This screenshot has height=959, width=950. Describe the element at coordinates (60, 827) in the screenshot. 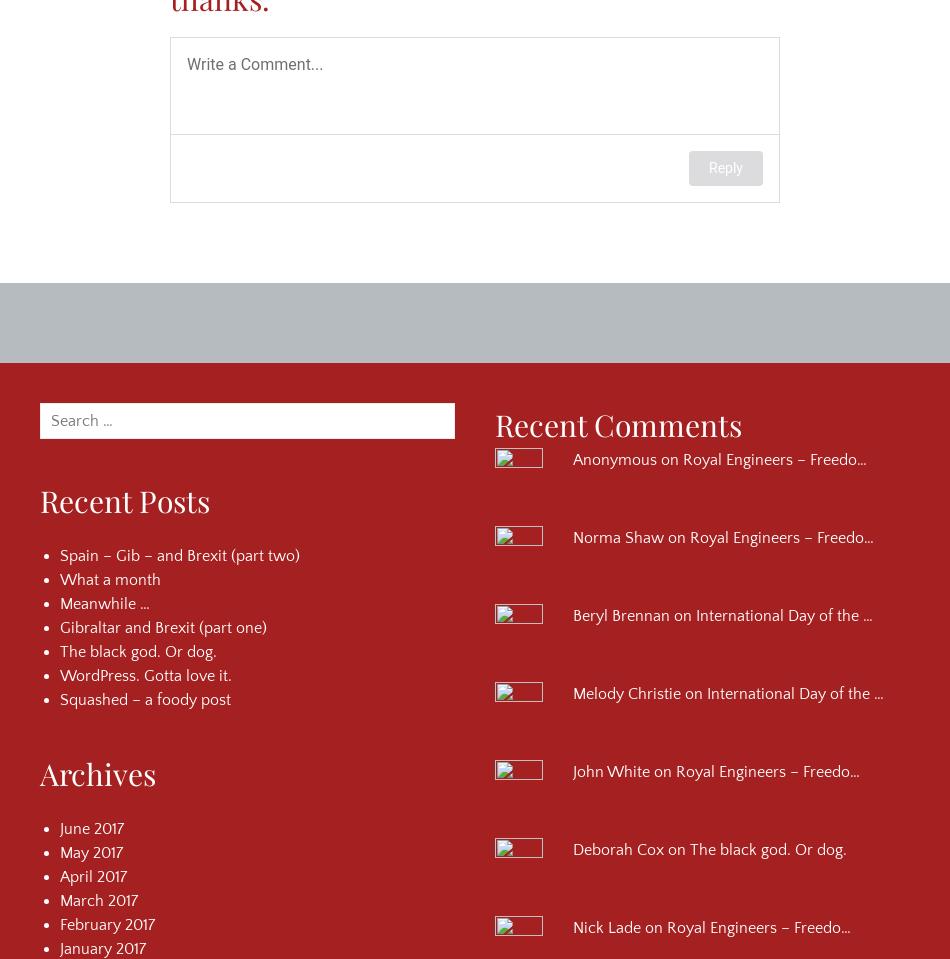

I see `'June 2017'` at that location.